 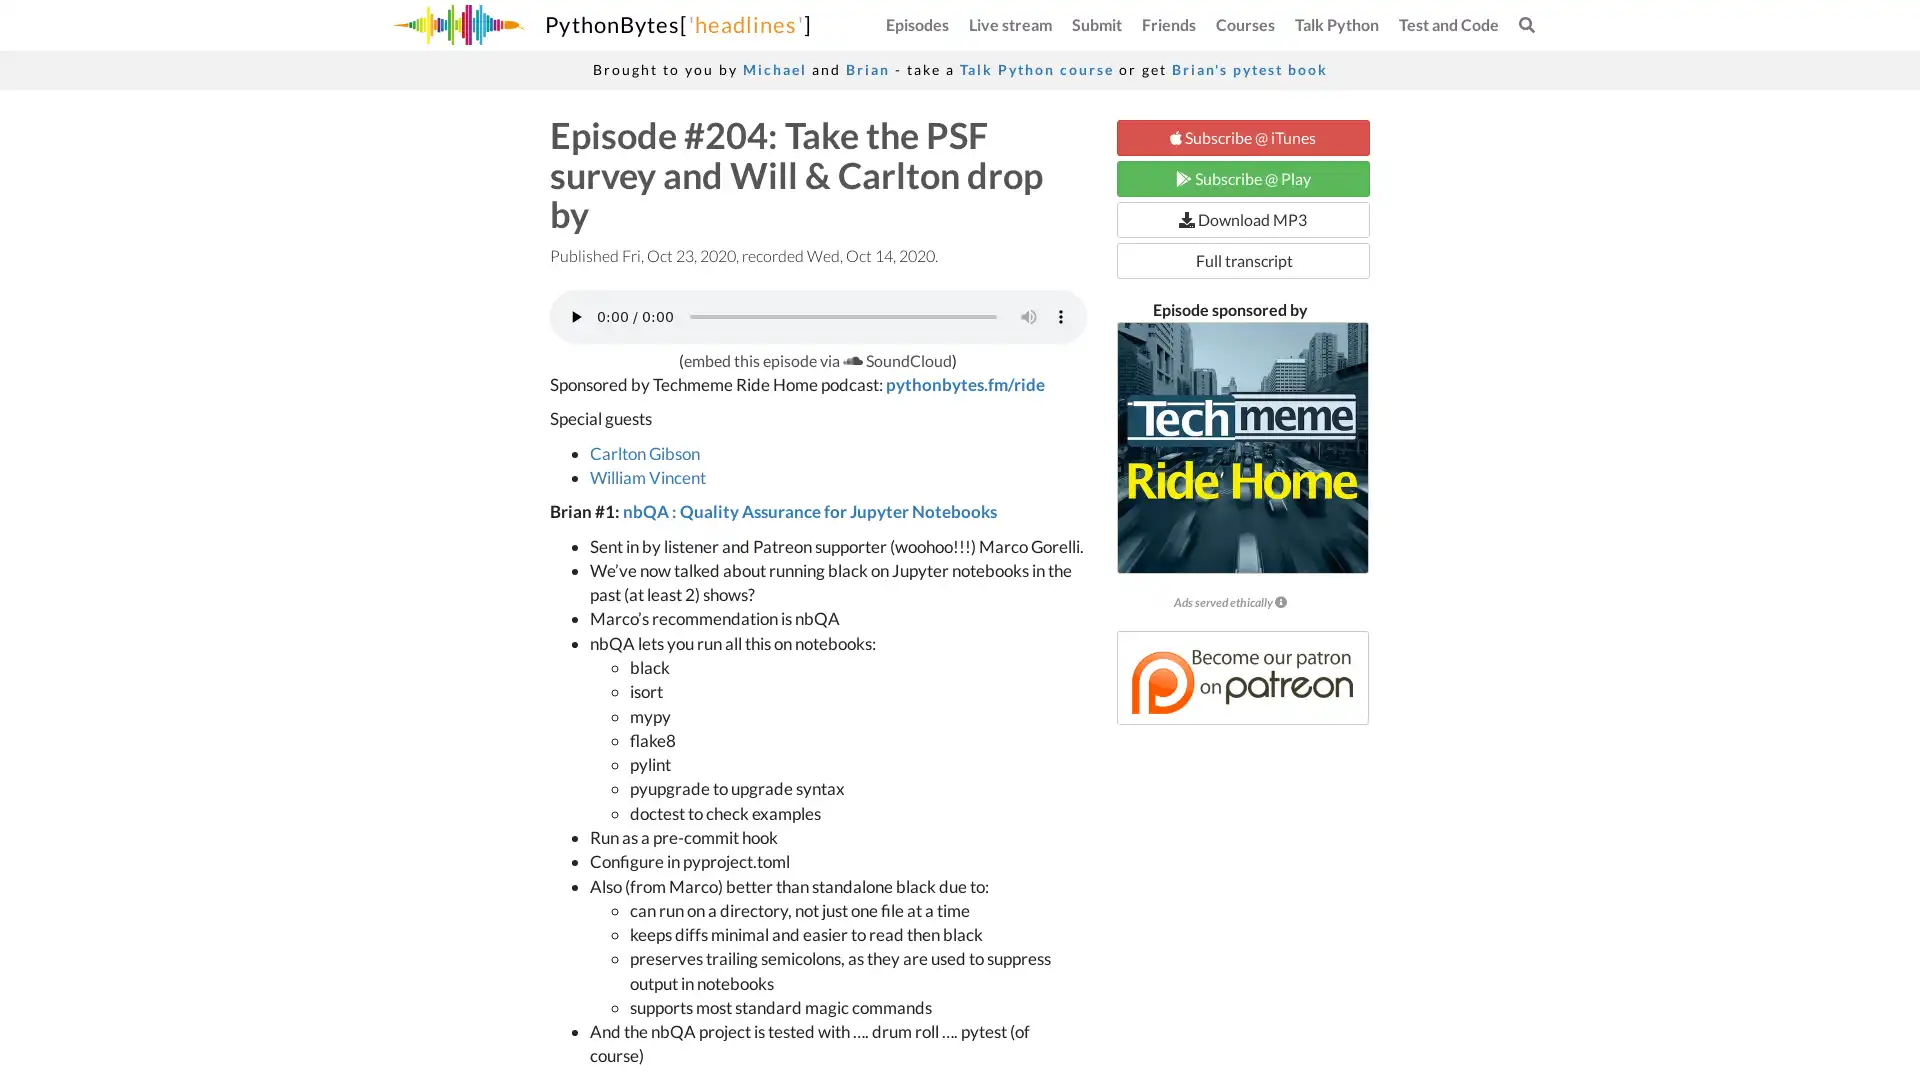 I want to click on show more media controls, so click(x=1059, y=315).